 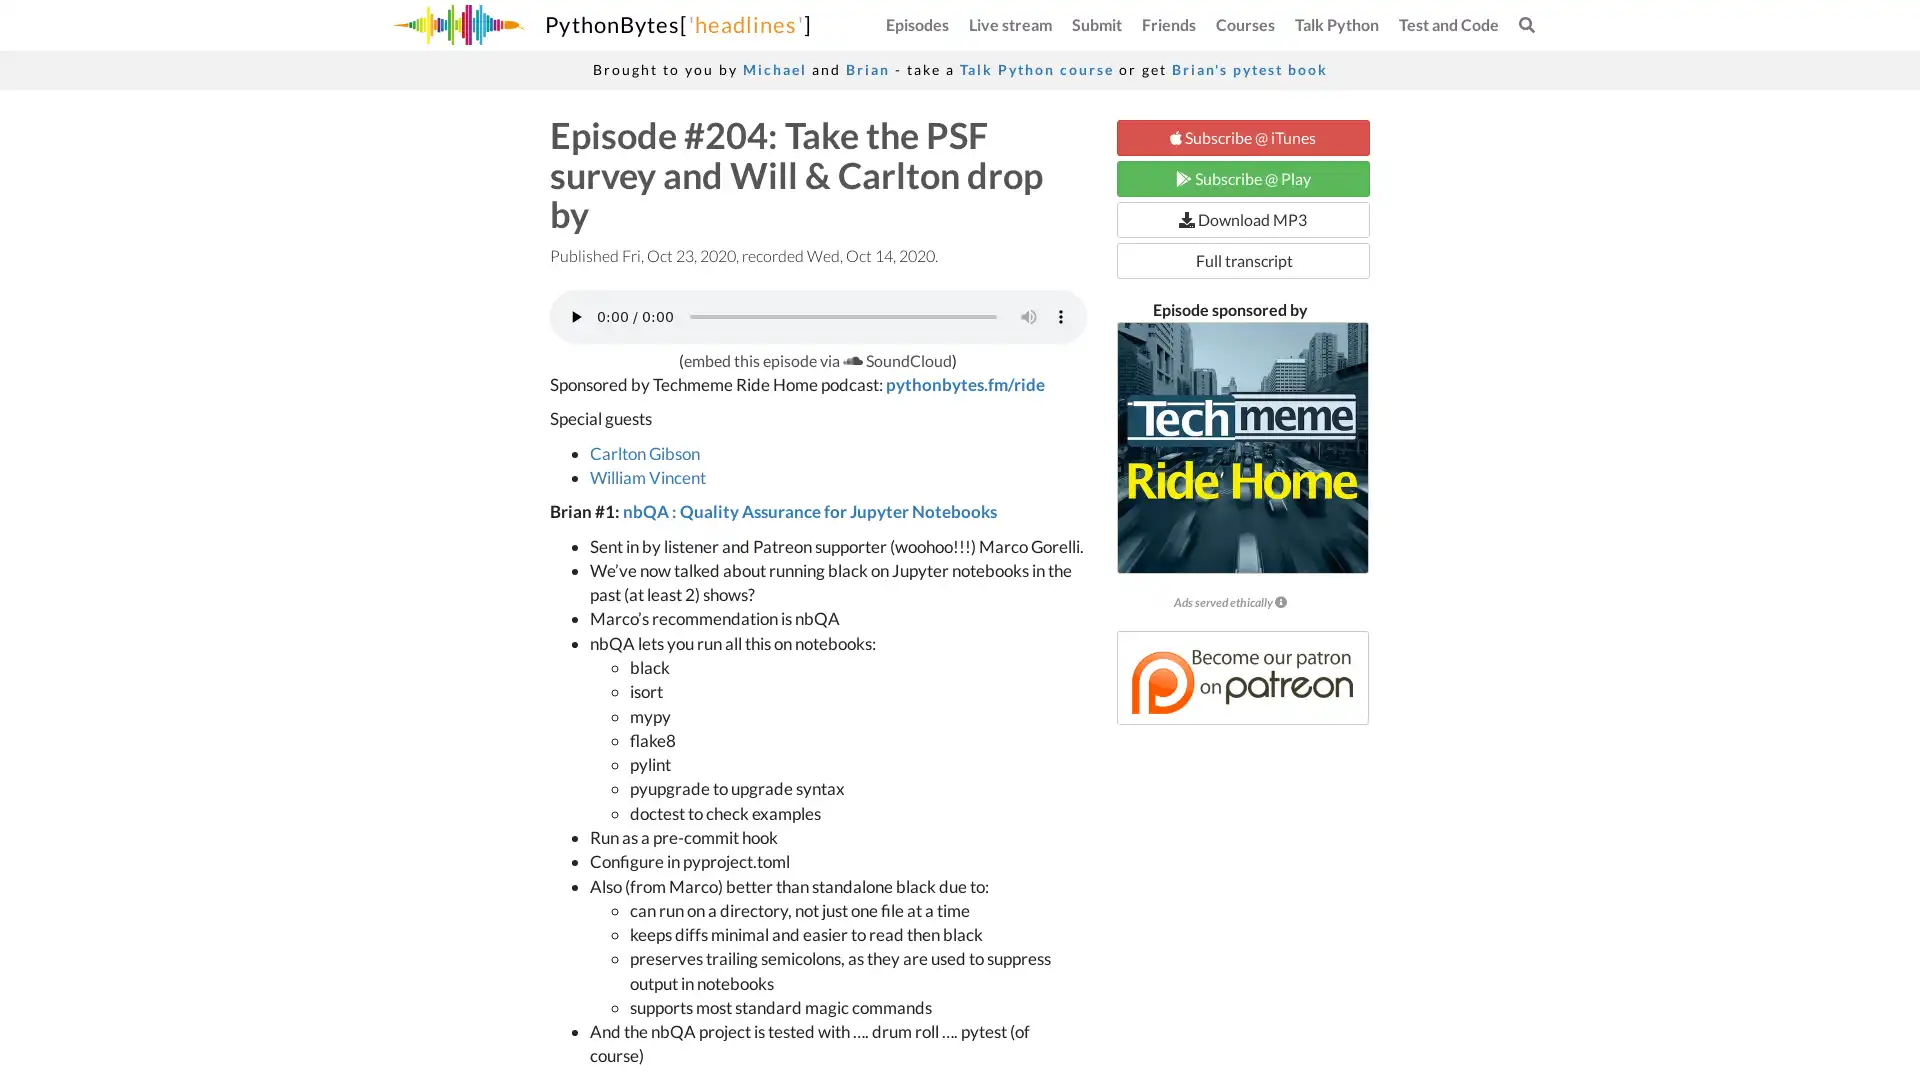 I want to click on show more media controls, so click(x=1059, y=315).